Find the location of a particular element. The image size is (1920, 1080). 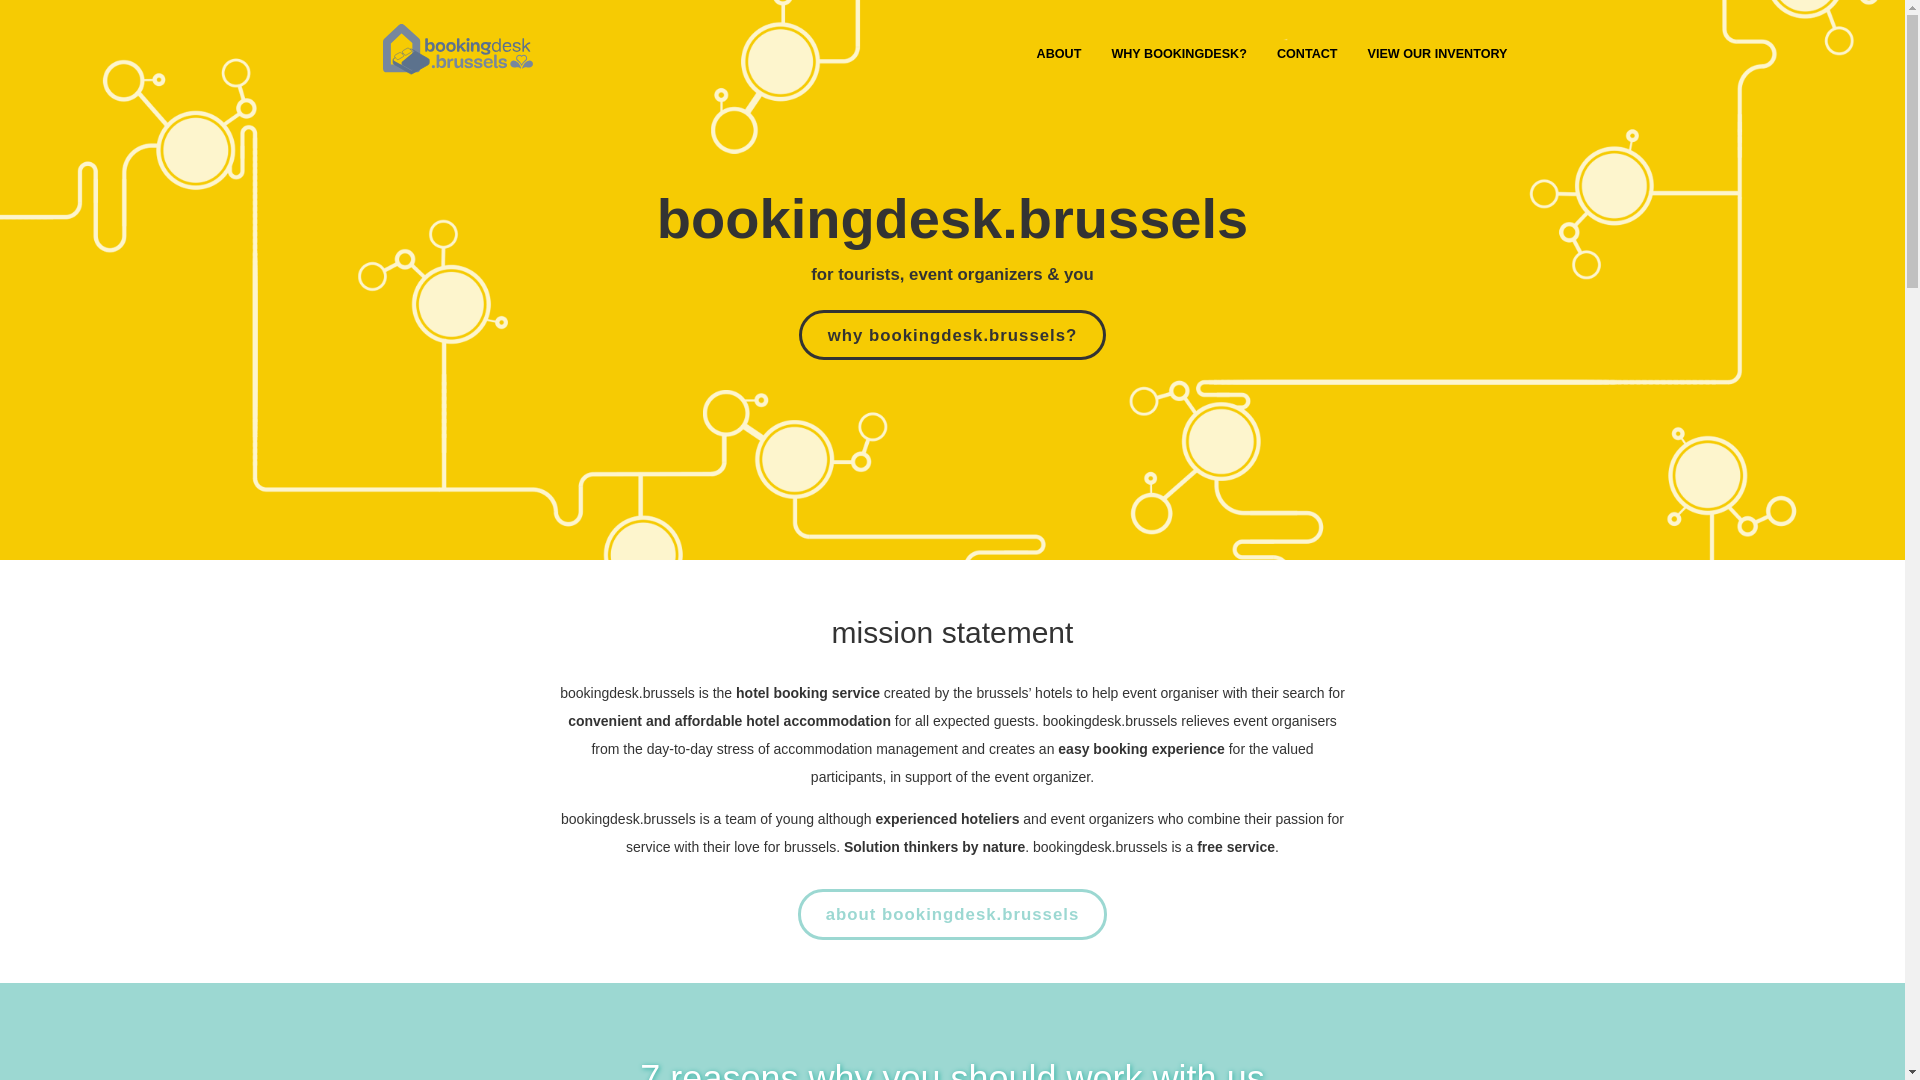

'WHY BOOKINGDESK?' is located at coordinates (1179, 53).